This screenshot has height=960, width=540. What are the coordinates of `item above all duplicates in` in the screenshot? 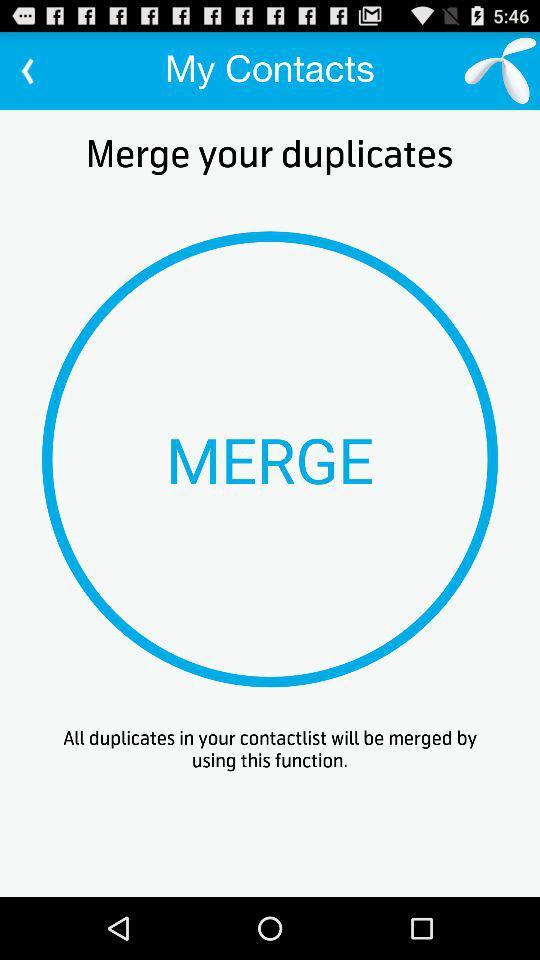 It's located at (270, 459).